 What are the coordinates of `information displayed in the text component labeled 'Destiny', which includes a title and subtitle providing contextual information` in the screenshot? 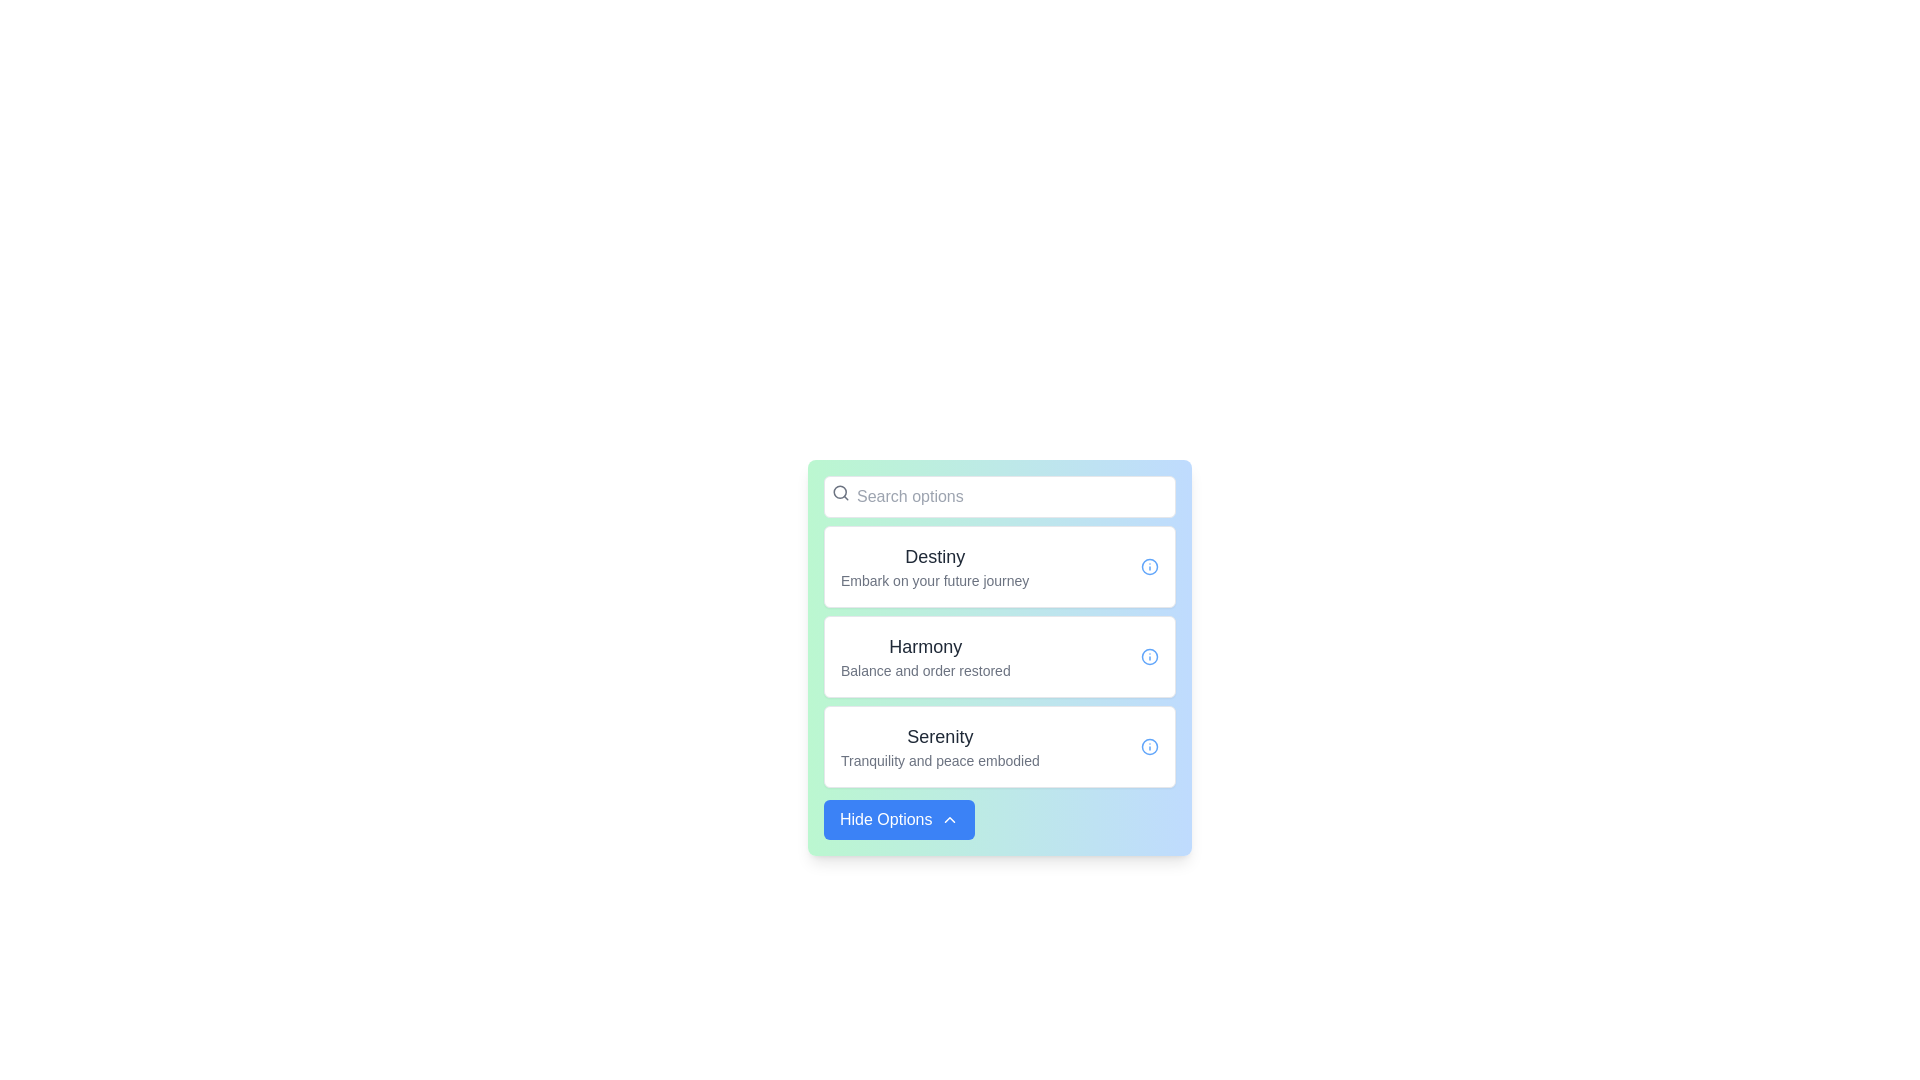 It's located at (934, 567).